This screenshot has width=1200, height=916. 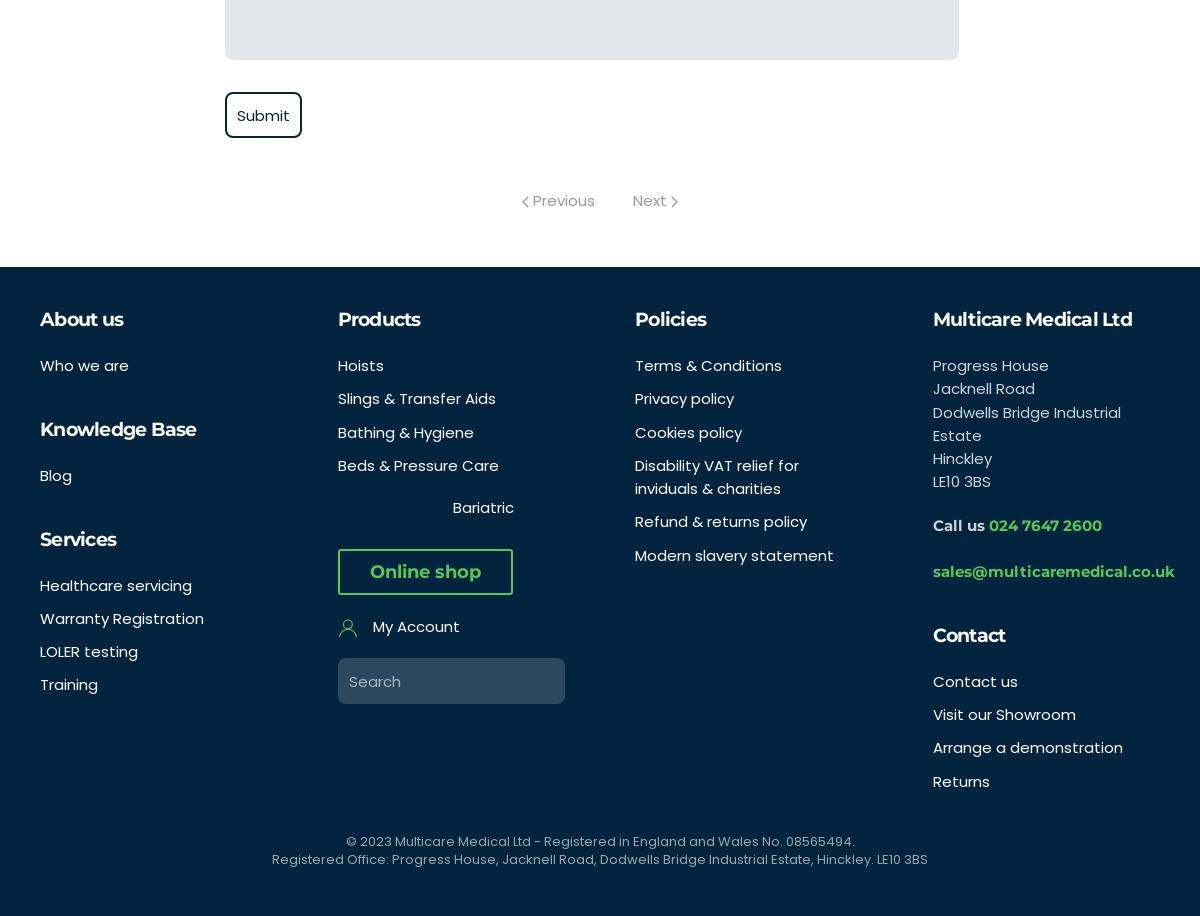 I want to click on 'Online shop', so click(x=369, y=571).